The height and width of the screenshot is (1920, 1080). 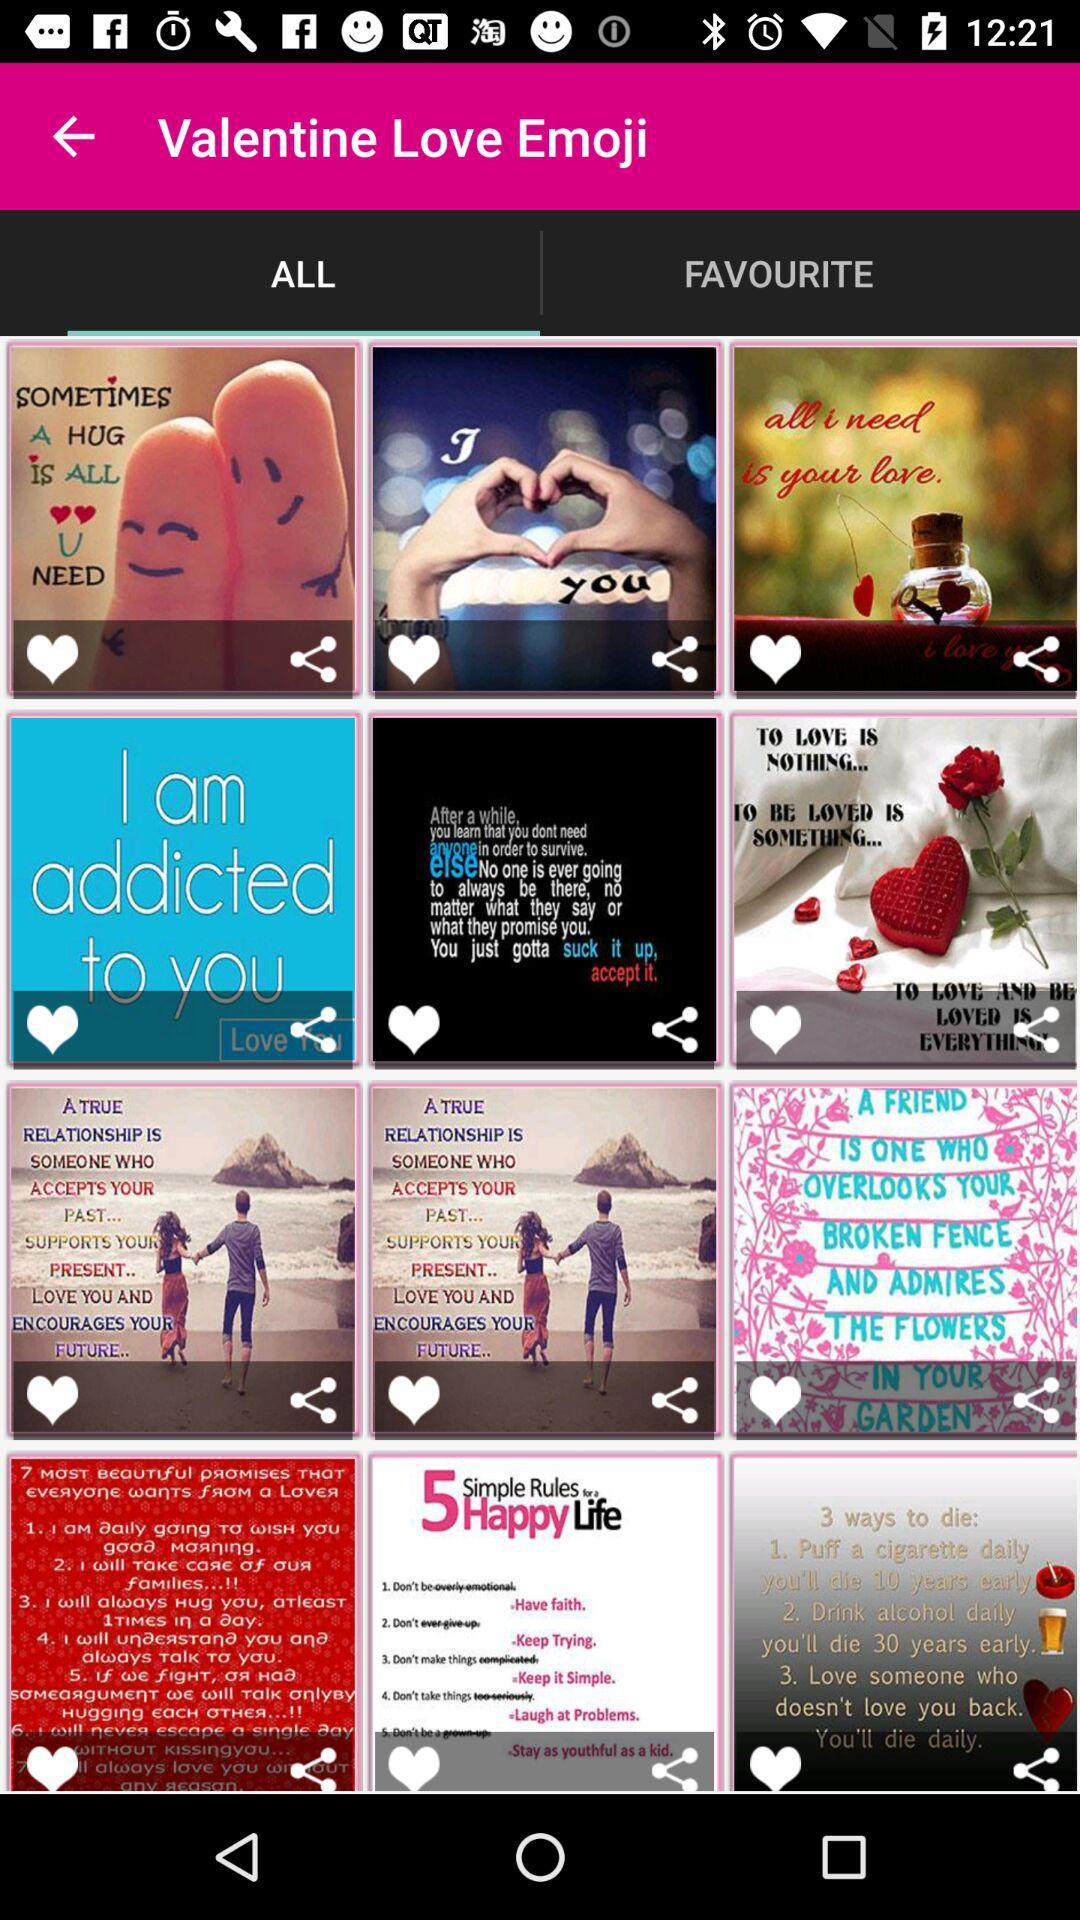 What do you see at coordinates (412, 1768) in the screenshot?
I see `like 5 simple rules for a happy life` at bounding box center [412, 1768].